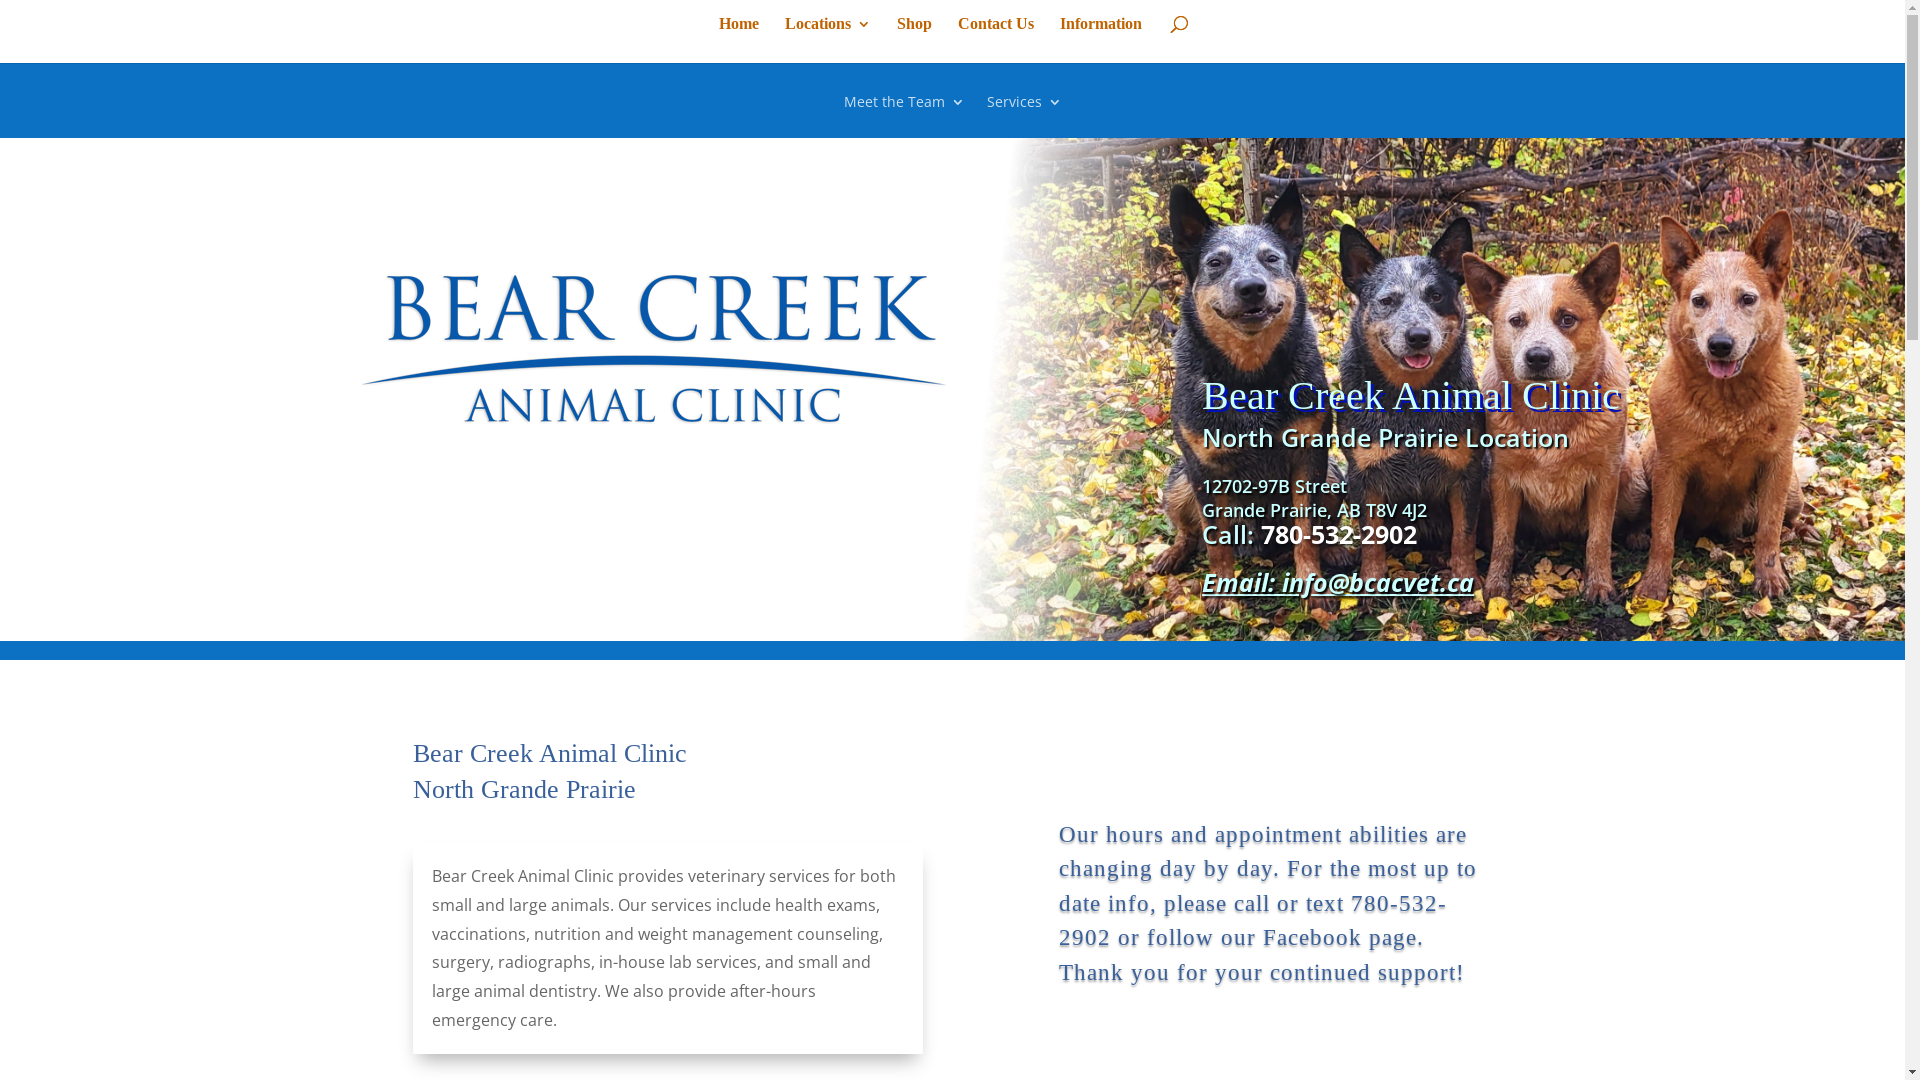 Image resolution: width=1920 pixels, height=1080 pixels. What do you see at coordinates (738, 39) in the screenshot?
I see `'Home'` at bounding box center [738, 39].